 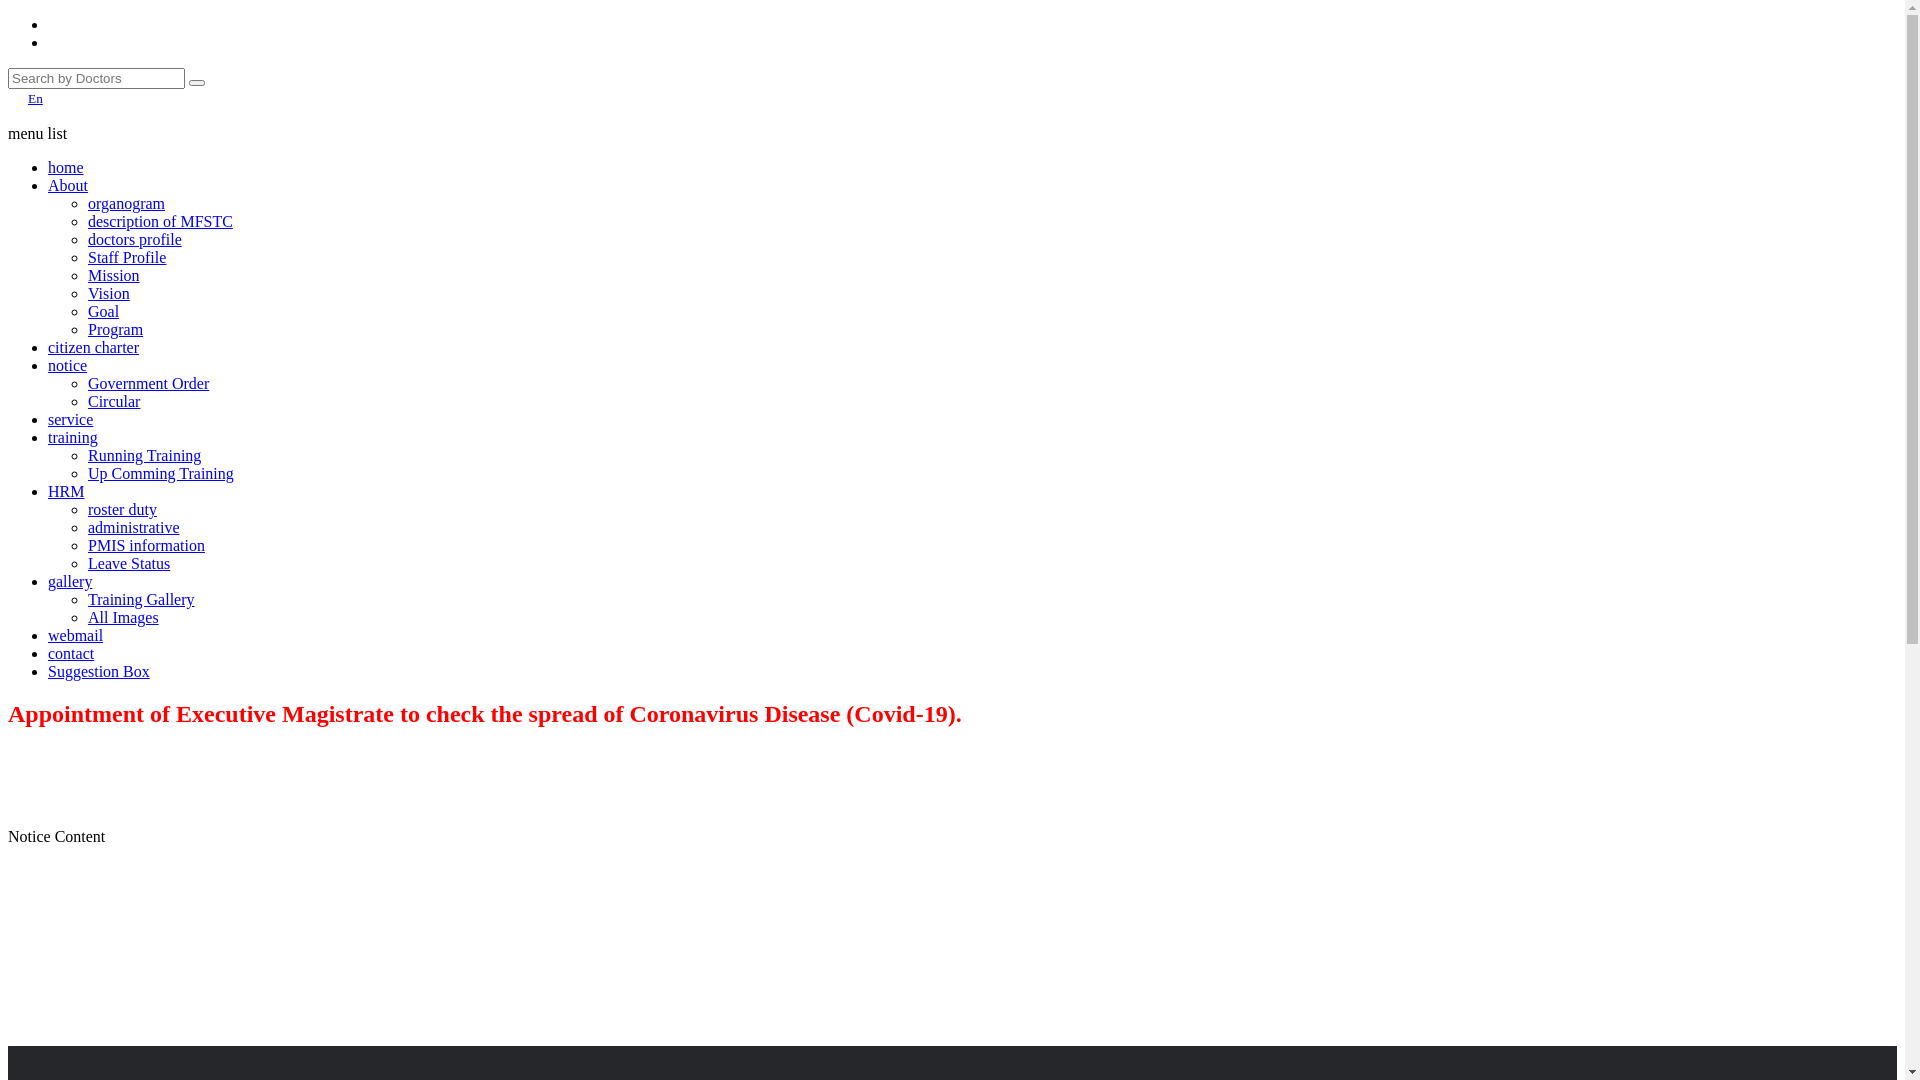 I want to click on 'training', so click(x=72, y=436).